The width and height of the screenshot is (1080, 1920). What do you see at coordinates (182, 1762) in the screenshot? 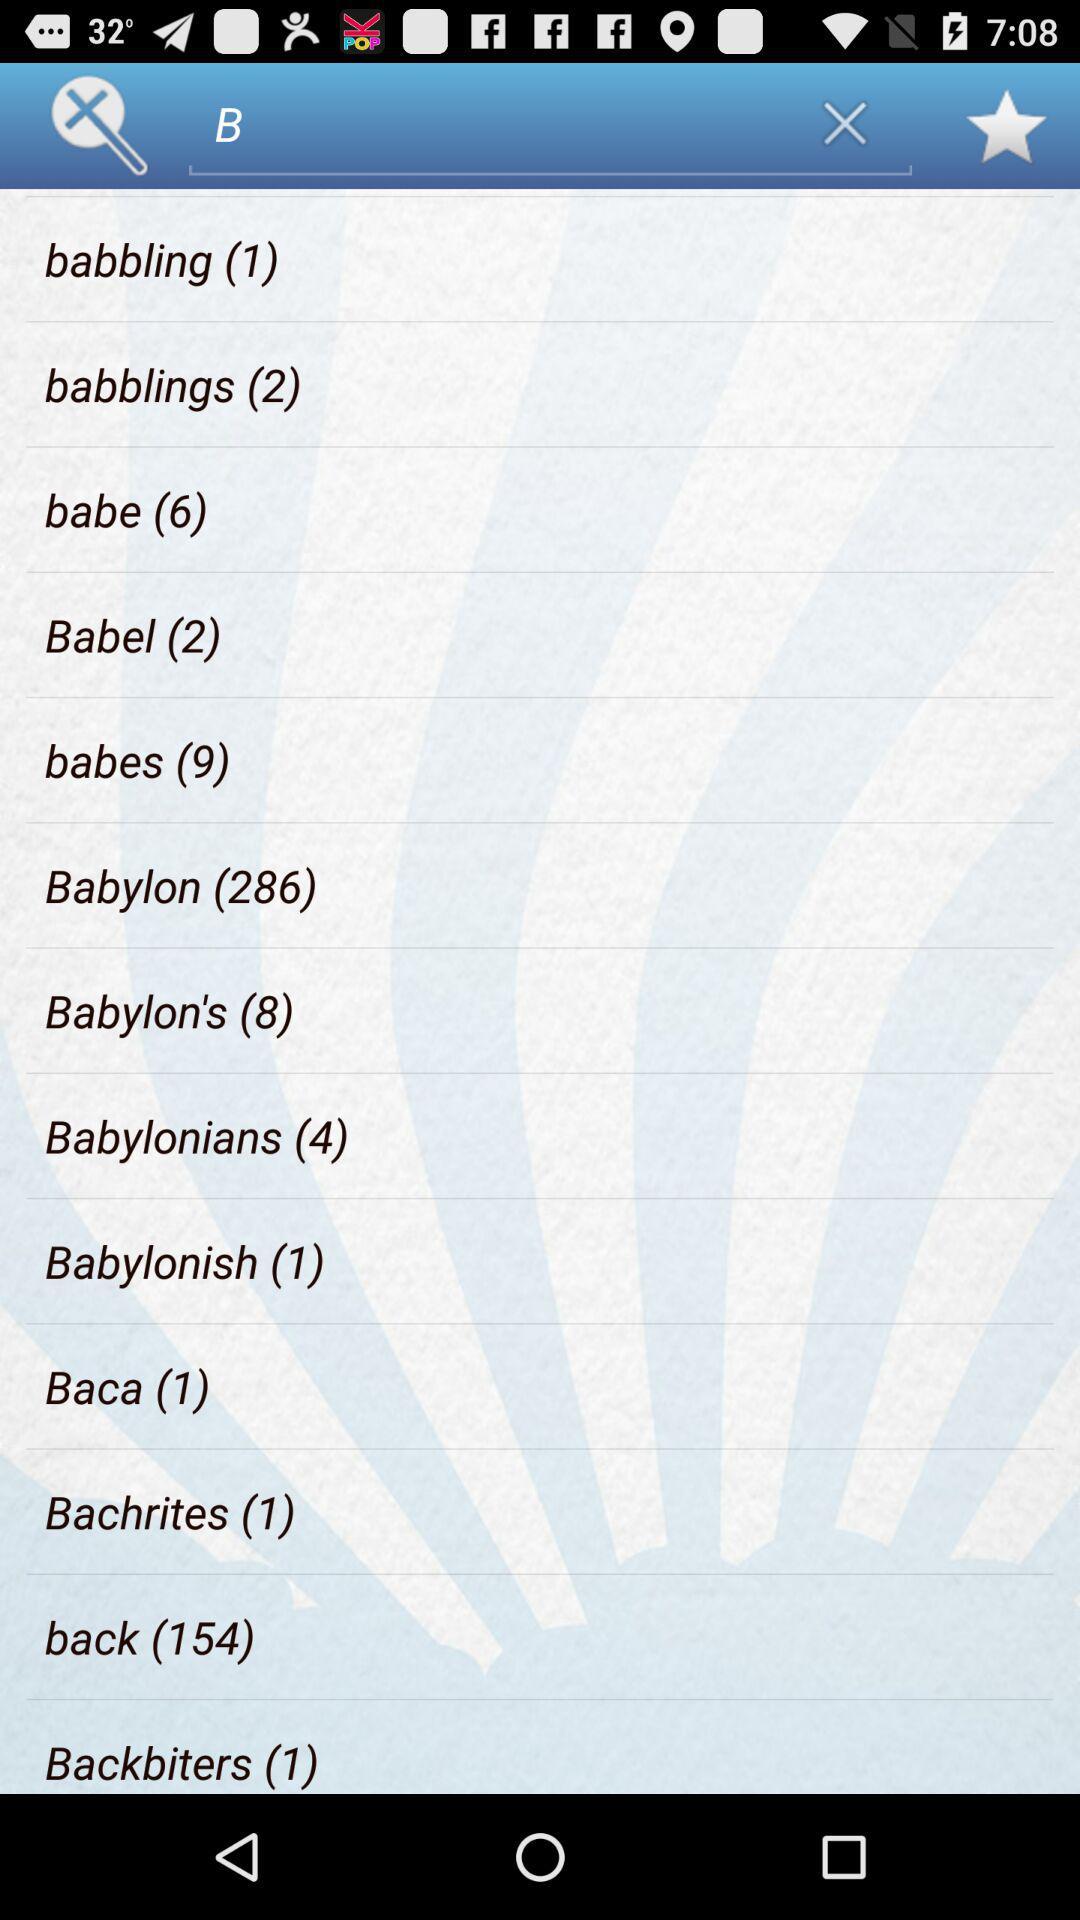
I see `icon below back (154) app` at bounding box center [182, 1762].